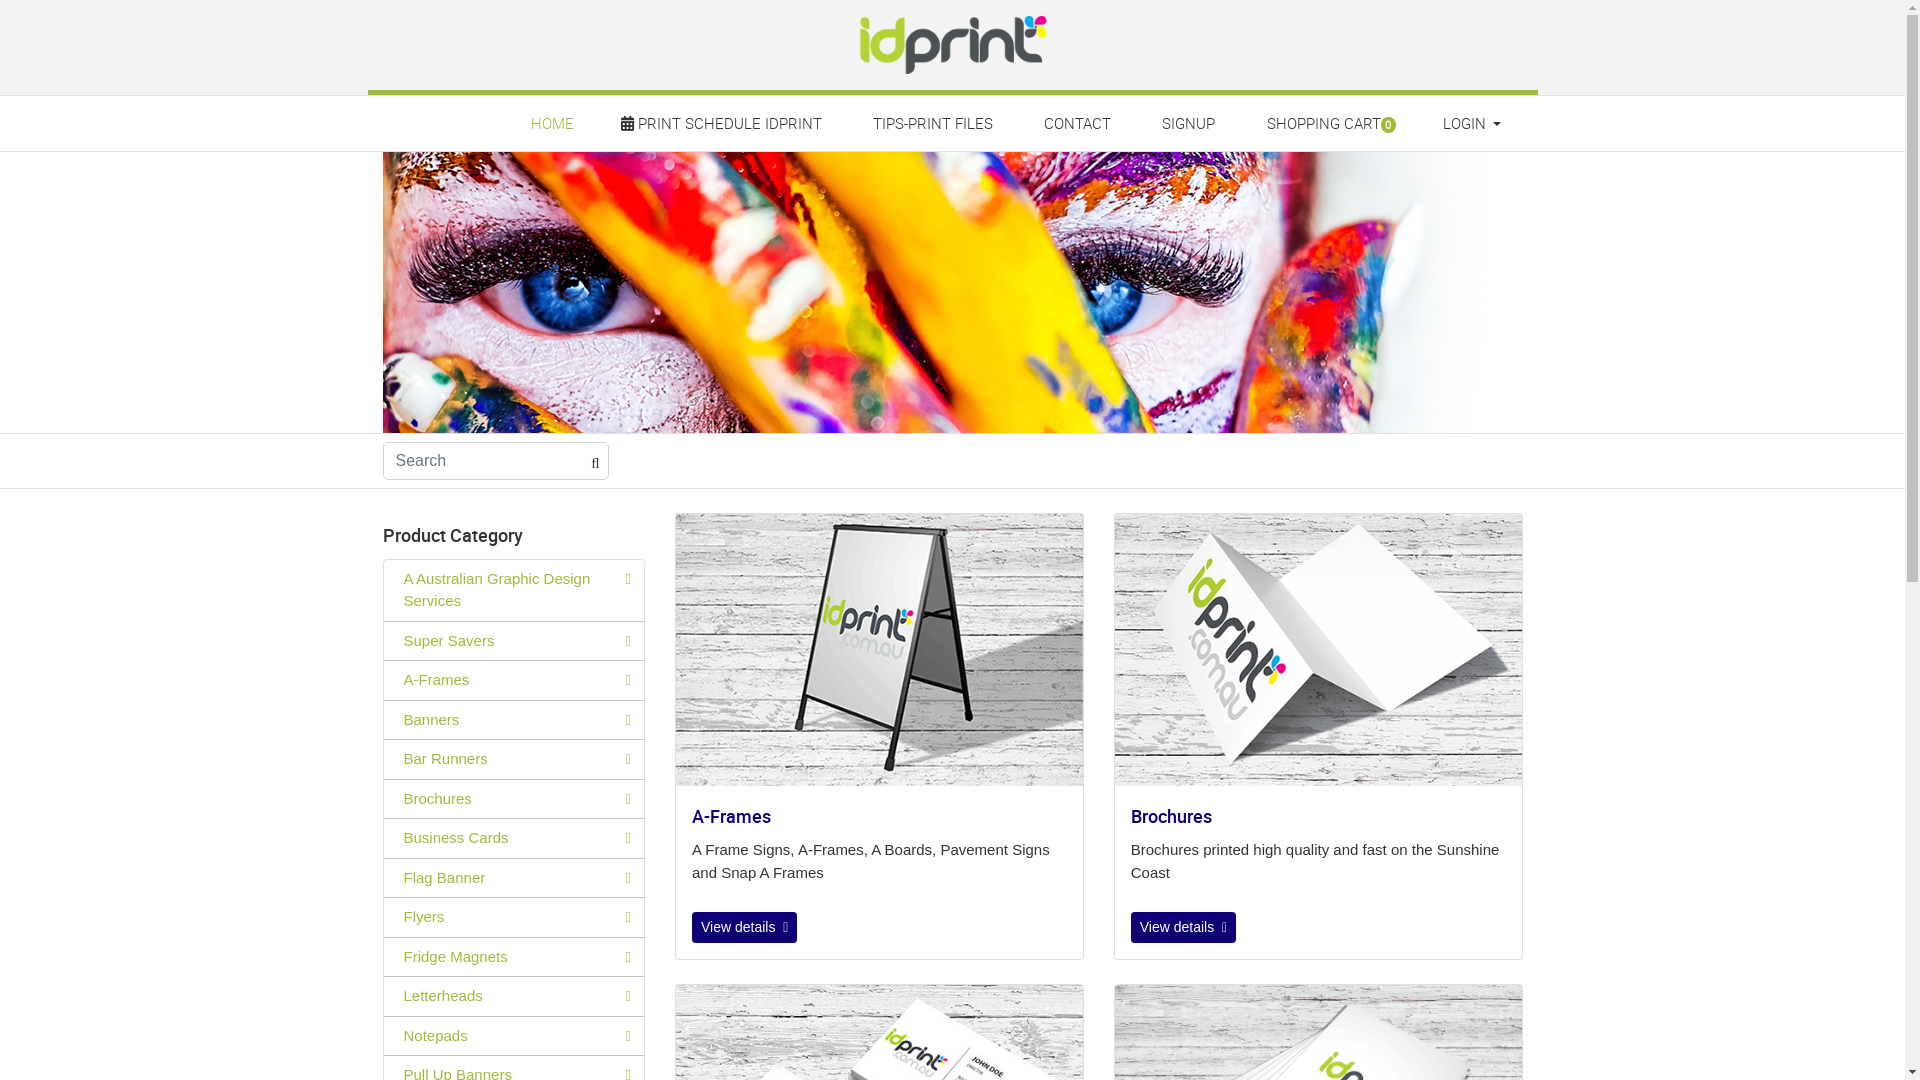 This screenshot has width=1920, height=1080. What do you see at coordinates (514, 641) in the screenshot?
I see `'Super Savers'` at bounding box center [514, 641].